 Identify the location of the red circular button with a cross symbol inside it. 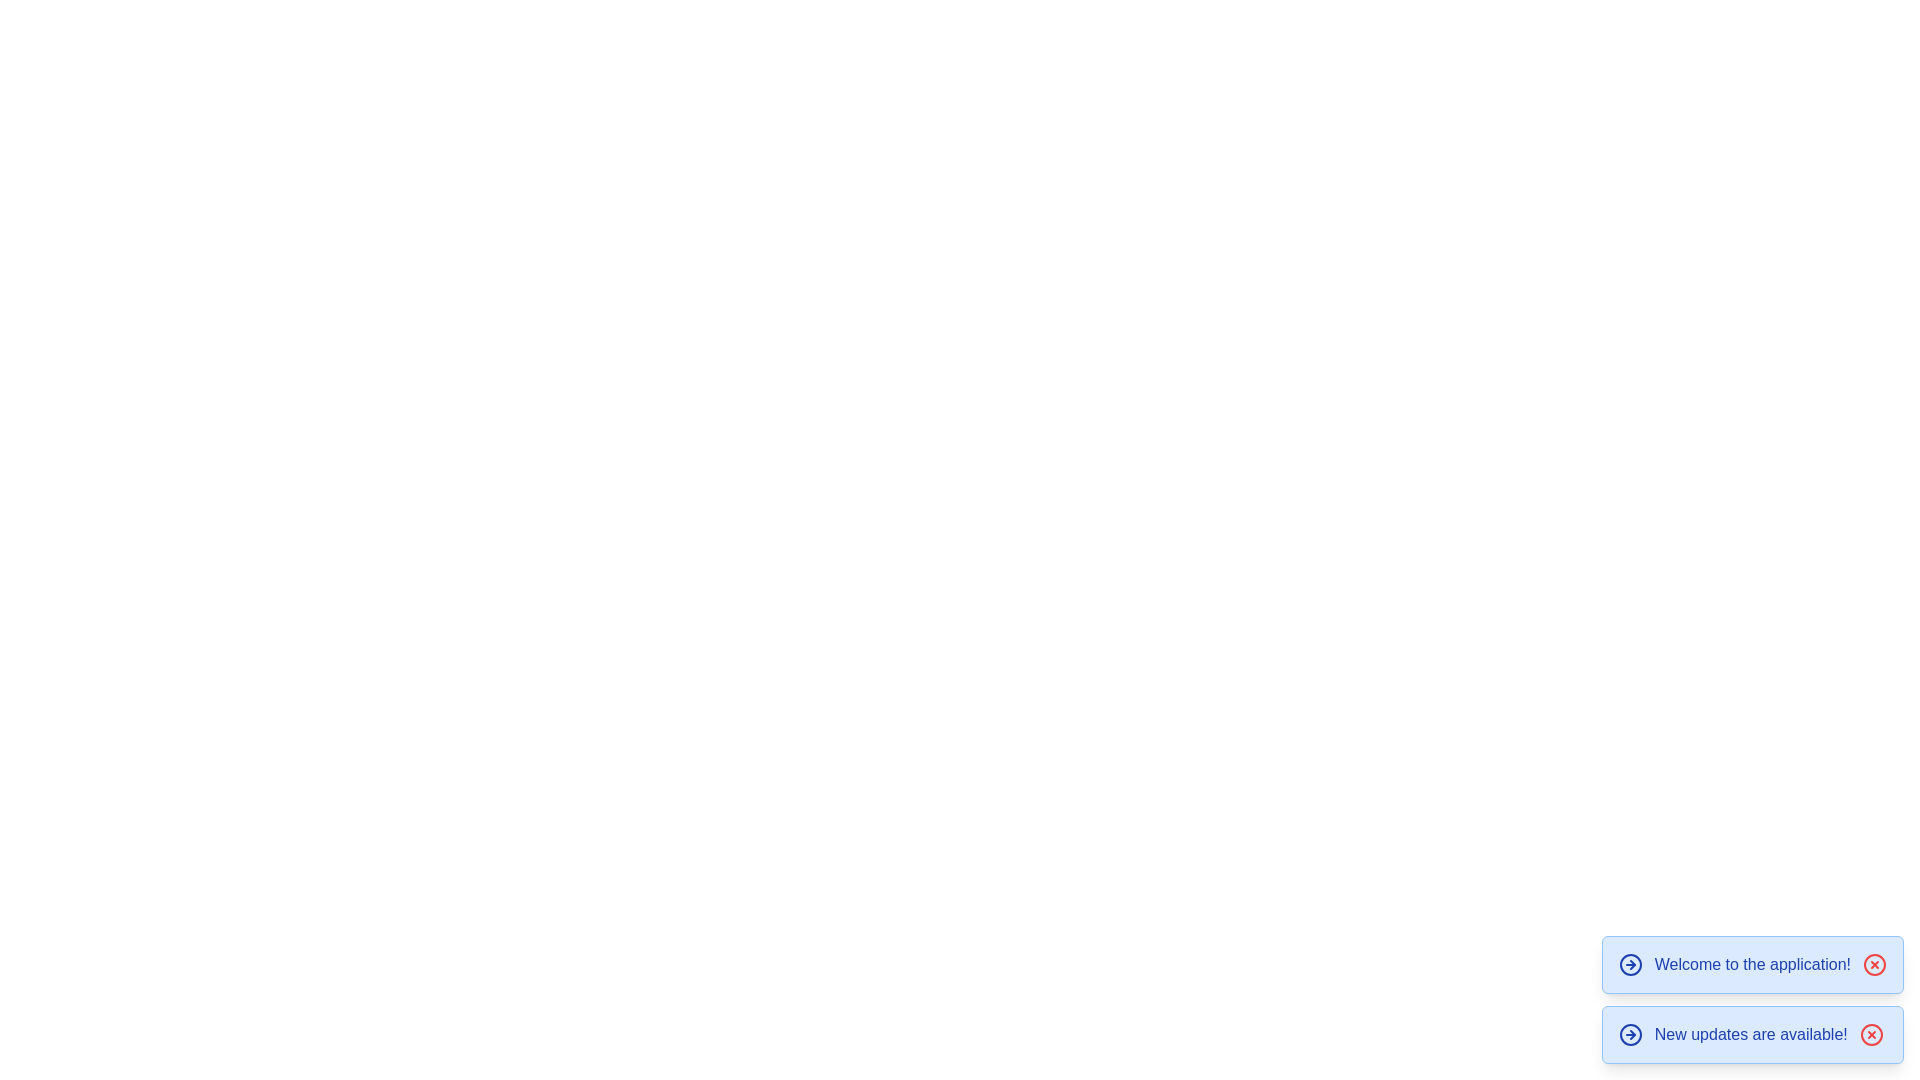
(1874, 963).